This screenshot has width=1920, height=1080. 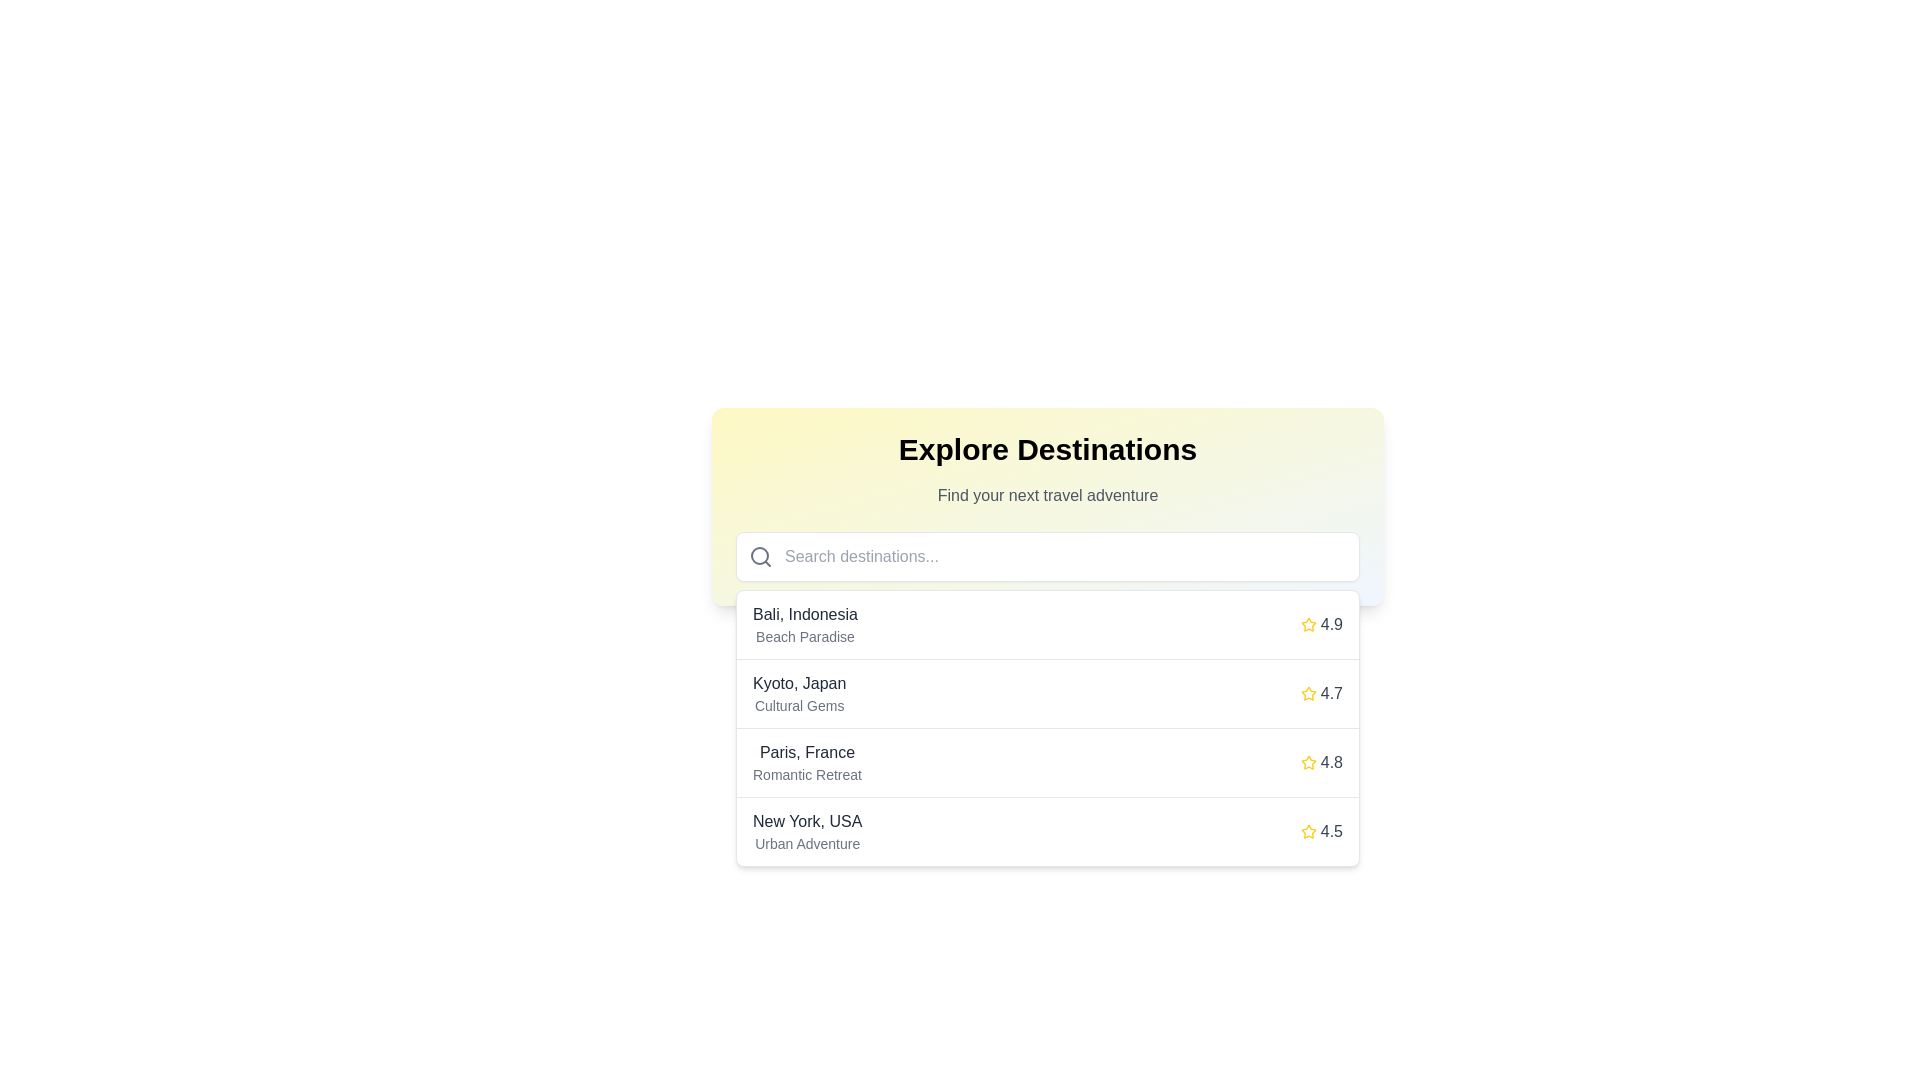 What do you see at coordinates (1321, 763) in the screenshot?
I see `the rating representation element for 'Paris, France'` at bounding box center [1321, 763].